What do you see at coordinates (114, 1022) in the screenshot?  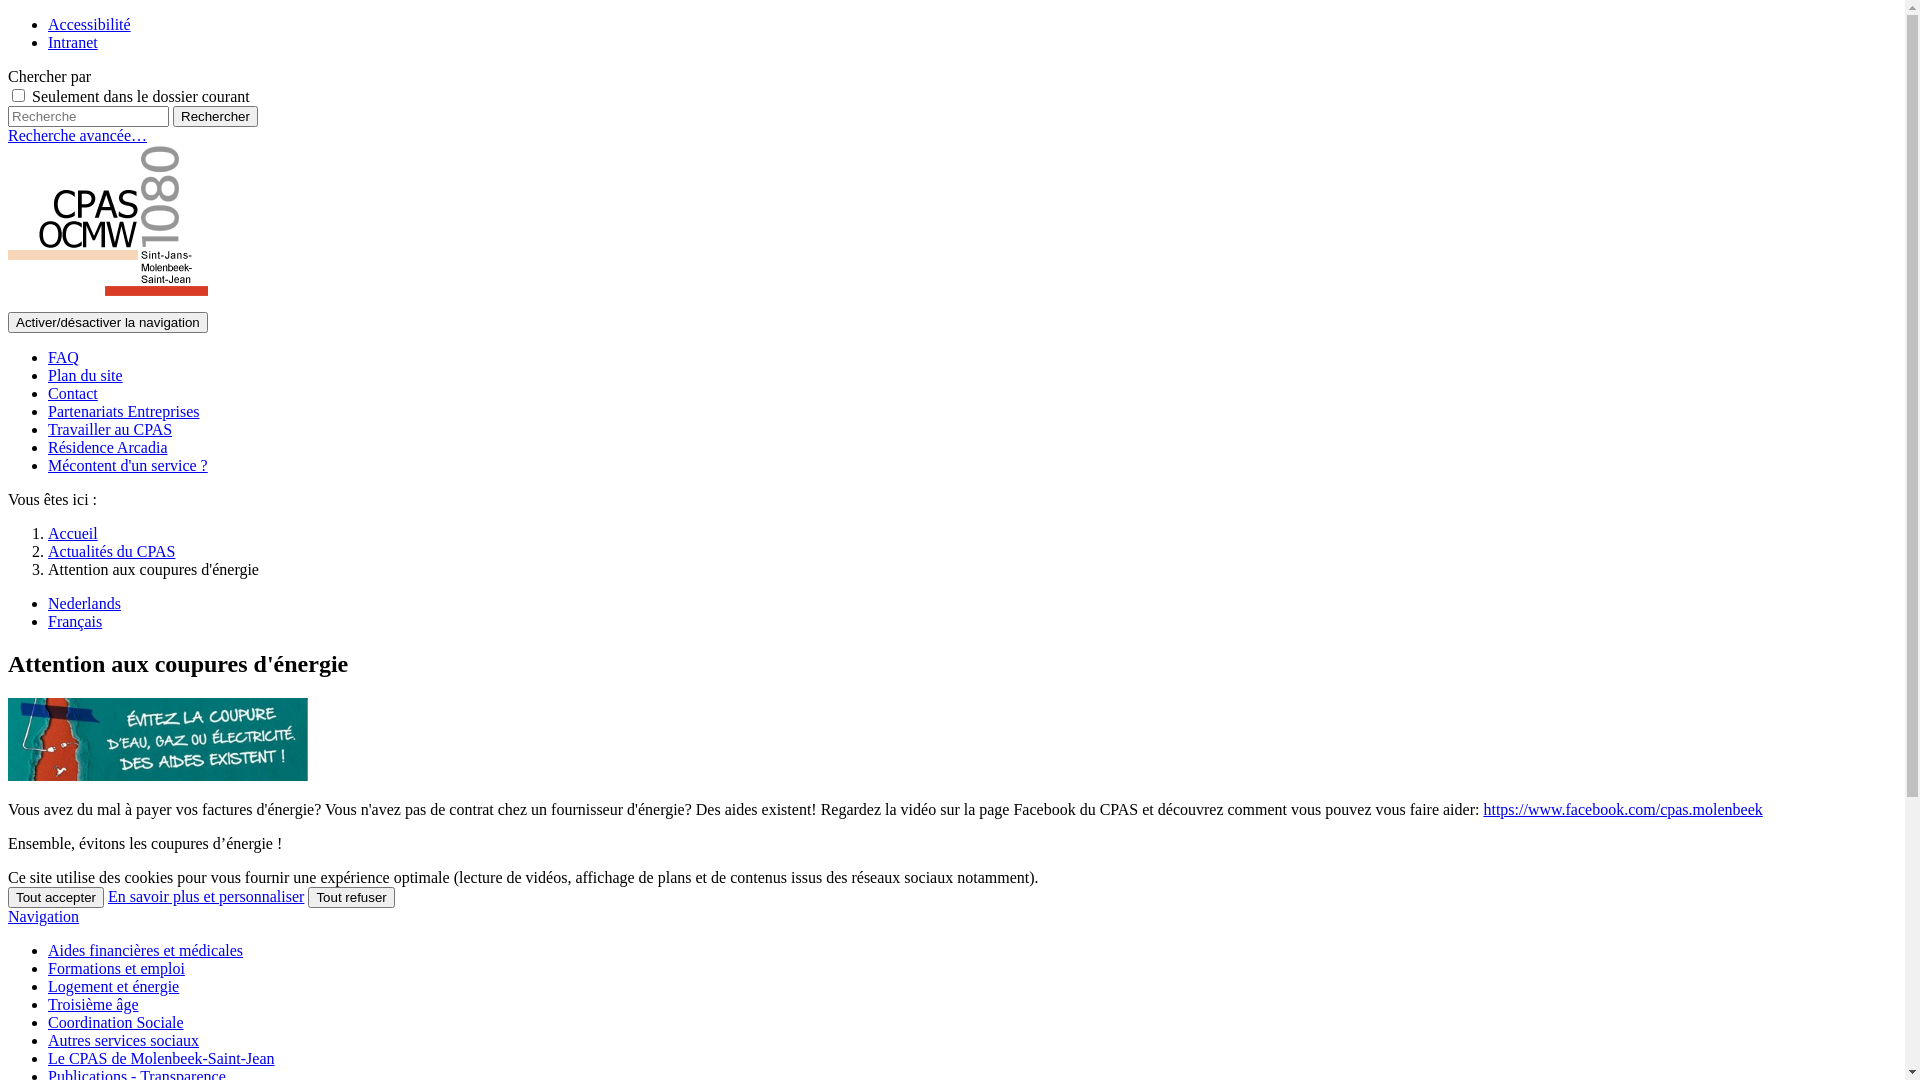 I see `'Coordination Sociale'` at bounding box center [114, 1022].